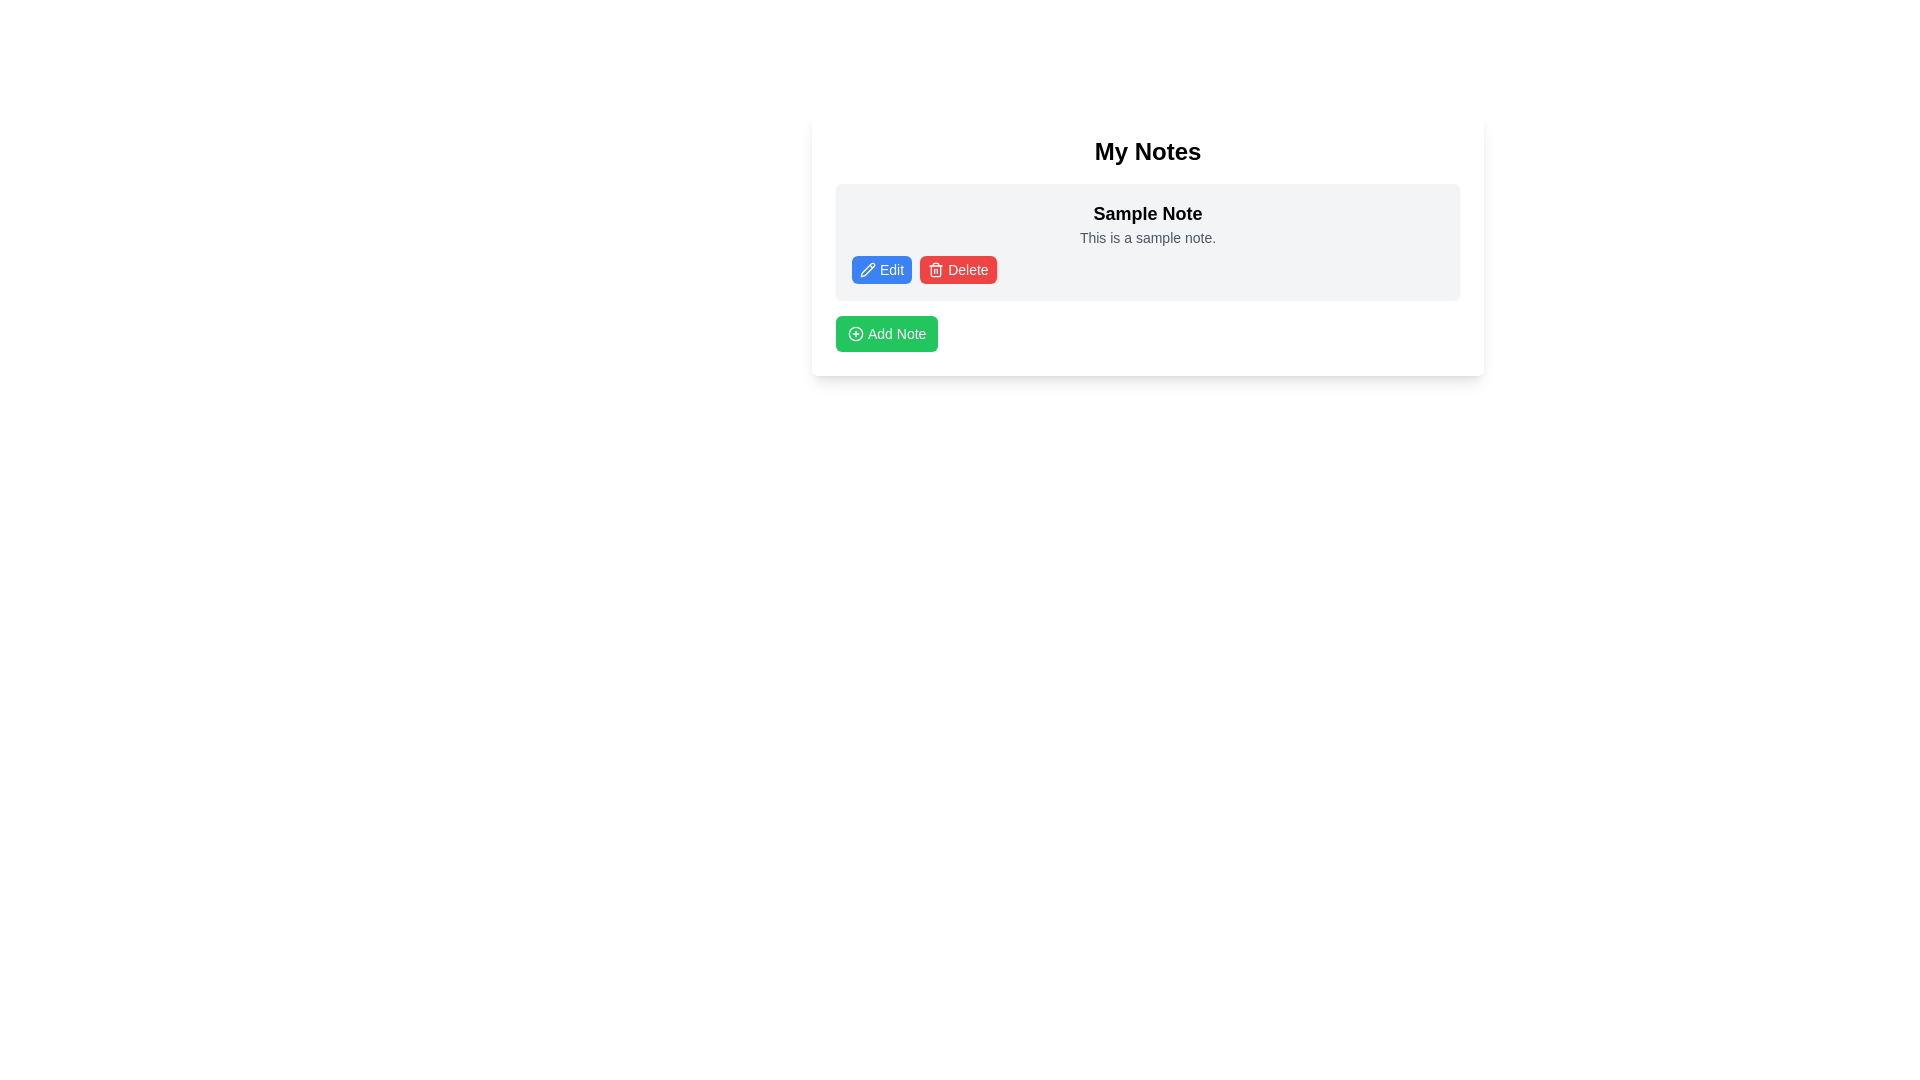  I want to click on the pencil icon within the 'Edit' button, which indicates an editing action and is located to the left of the button's label text 'Edit', so click(868, 270).